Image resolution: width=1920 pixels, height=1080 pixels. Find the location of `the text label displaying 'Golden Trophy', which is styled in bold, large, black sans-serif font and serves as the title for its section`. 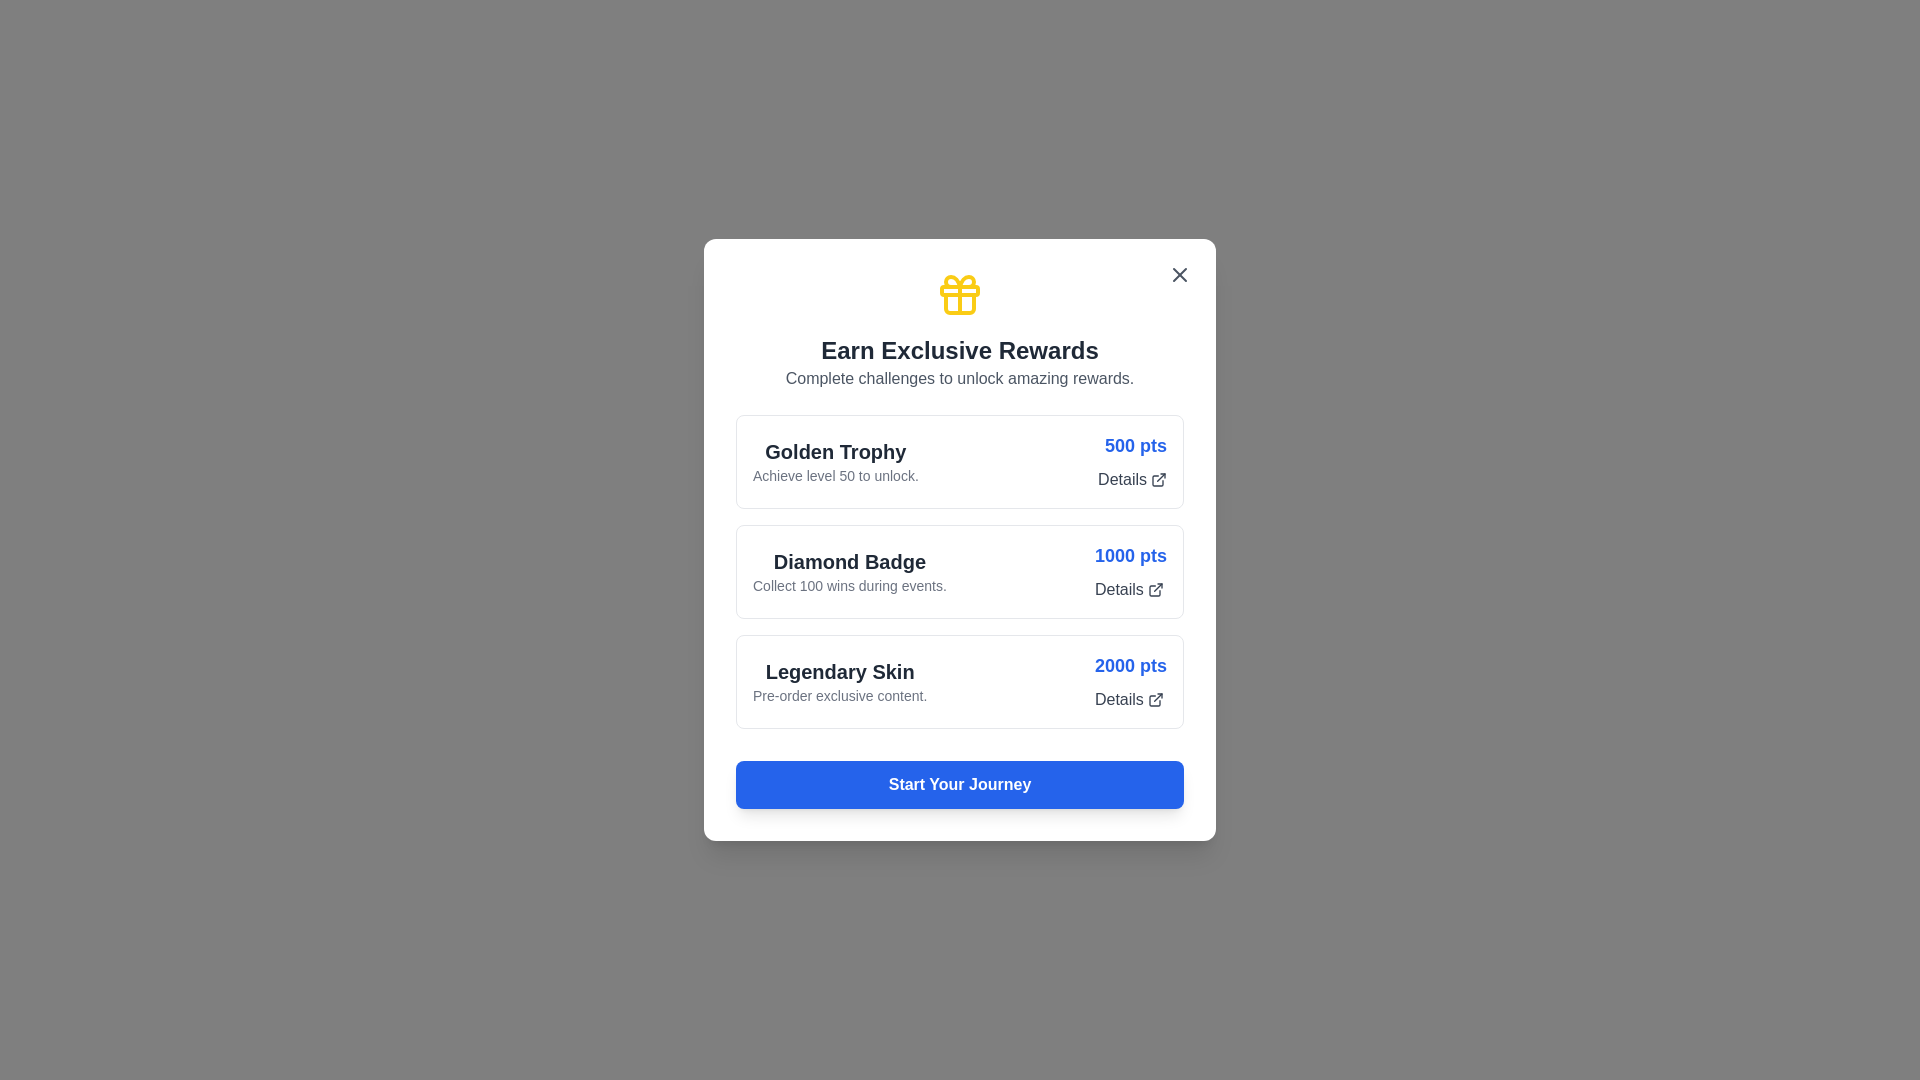

the text label displaying 'Golden Trophy', which is styled in bold, large, black sans-serif font and serves as the title for its section is located at coordinates (835, 451).